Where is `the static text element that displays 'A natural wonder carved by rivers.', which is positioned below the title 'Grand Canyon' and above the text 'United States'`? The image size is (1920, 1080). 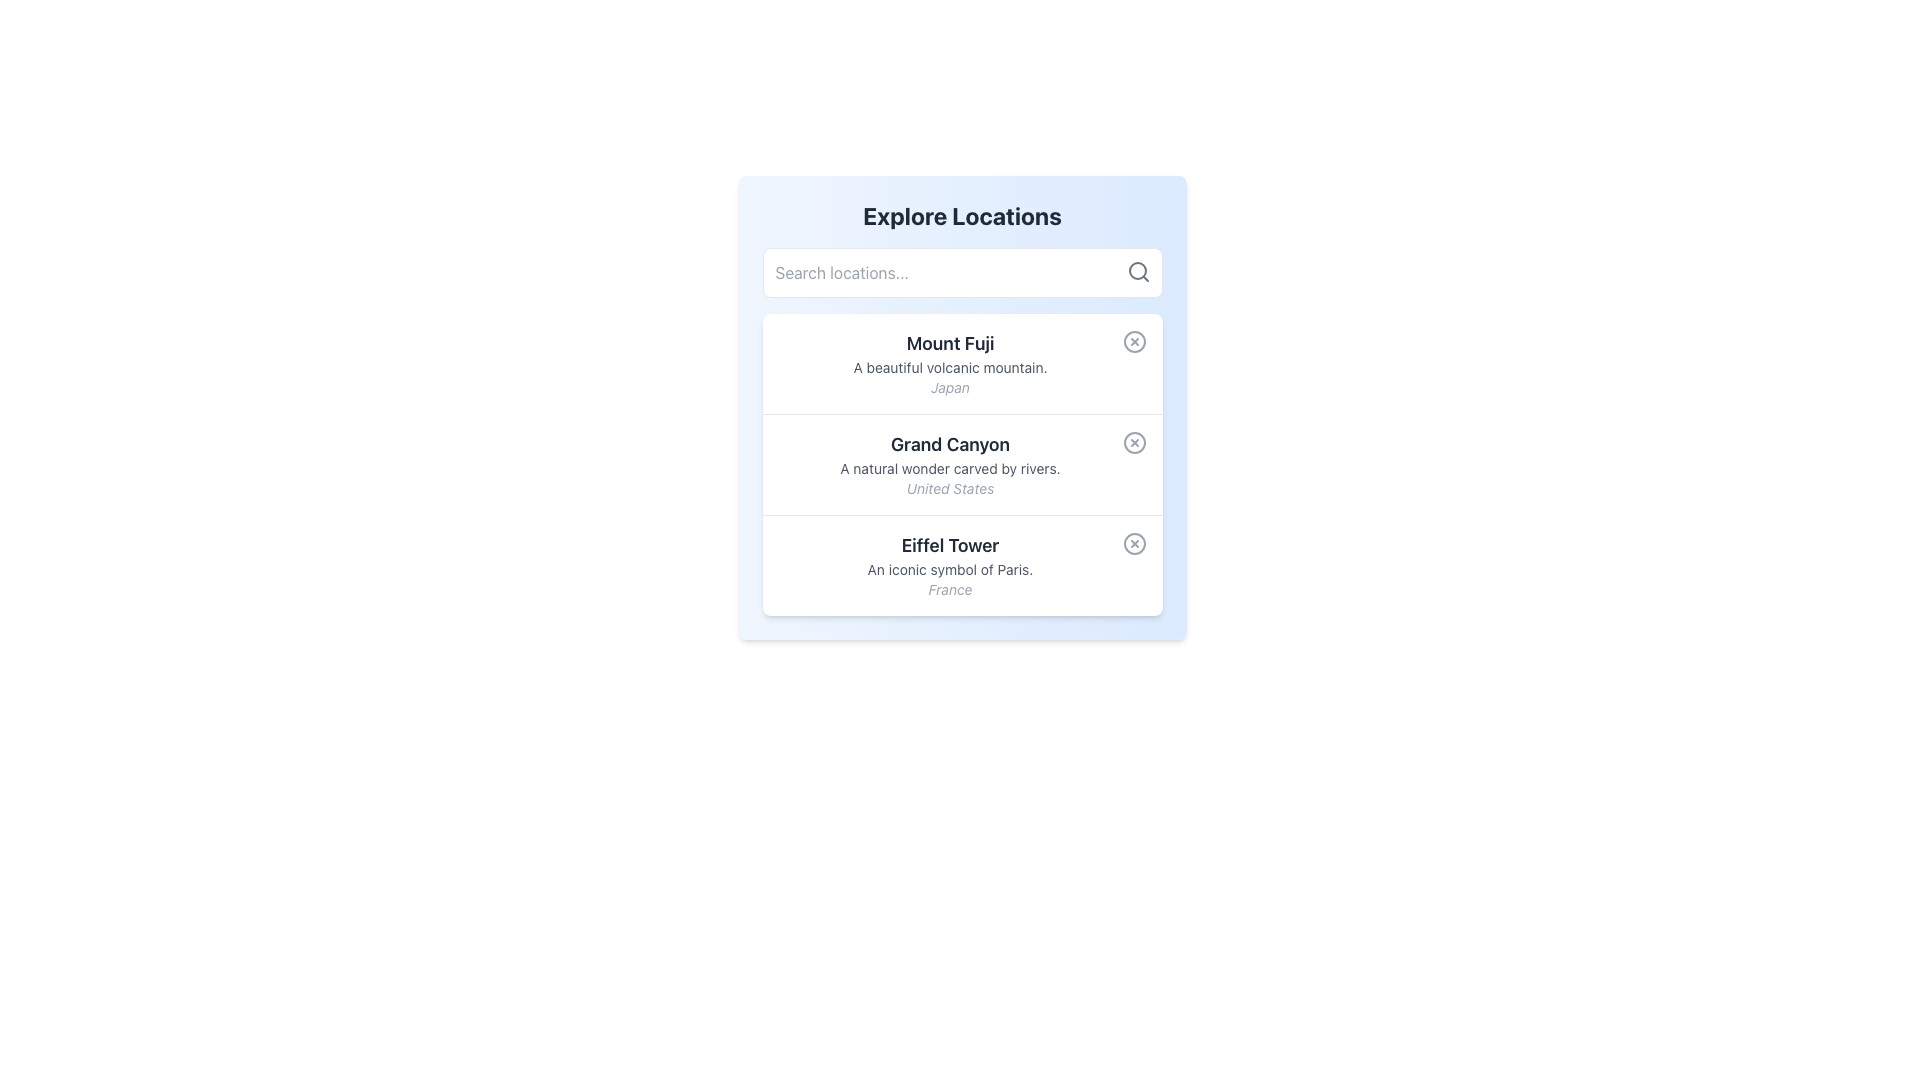 the static text element that displays 'A natural wonder carved by rivers.', which is positioned below the title 'Grand Canyon' and above the text 'United States' is located at coordinates (949, 469).